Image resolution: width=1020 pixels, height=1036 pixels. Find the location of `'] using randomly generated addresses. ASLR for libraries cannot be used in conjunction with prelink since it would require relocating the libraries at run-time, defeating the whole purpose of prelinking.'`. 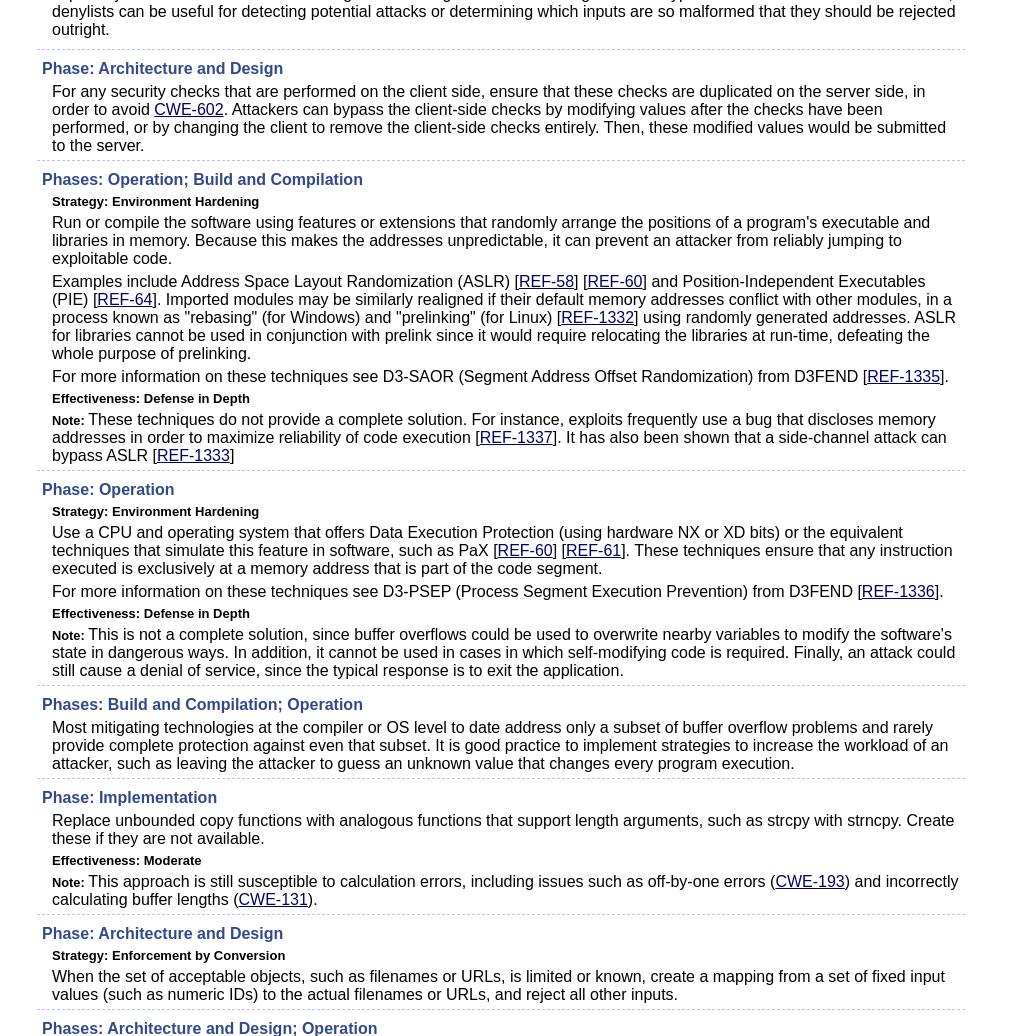

'] using randomly generated addresses. ASLR for libraries cannot be used in conjunction with prelink since it would require relocating the libraries at run-time, defeating the whole purpose of prelinking.' is located at coordinates (503, 335).